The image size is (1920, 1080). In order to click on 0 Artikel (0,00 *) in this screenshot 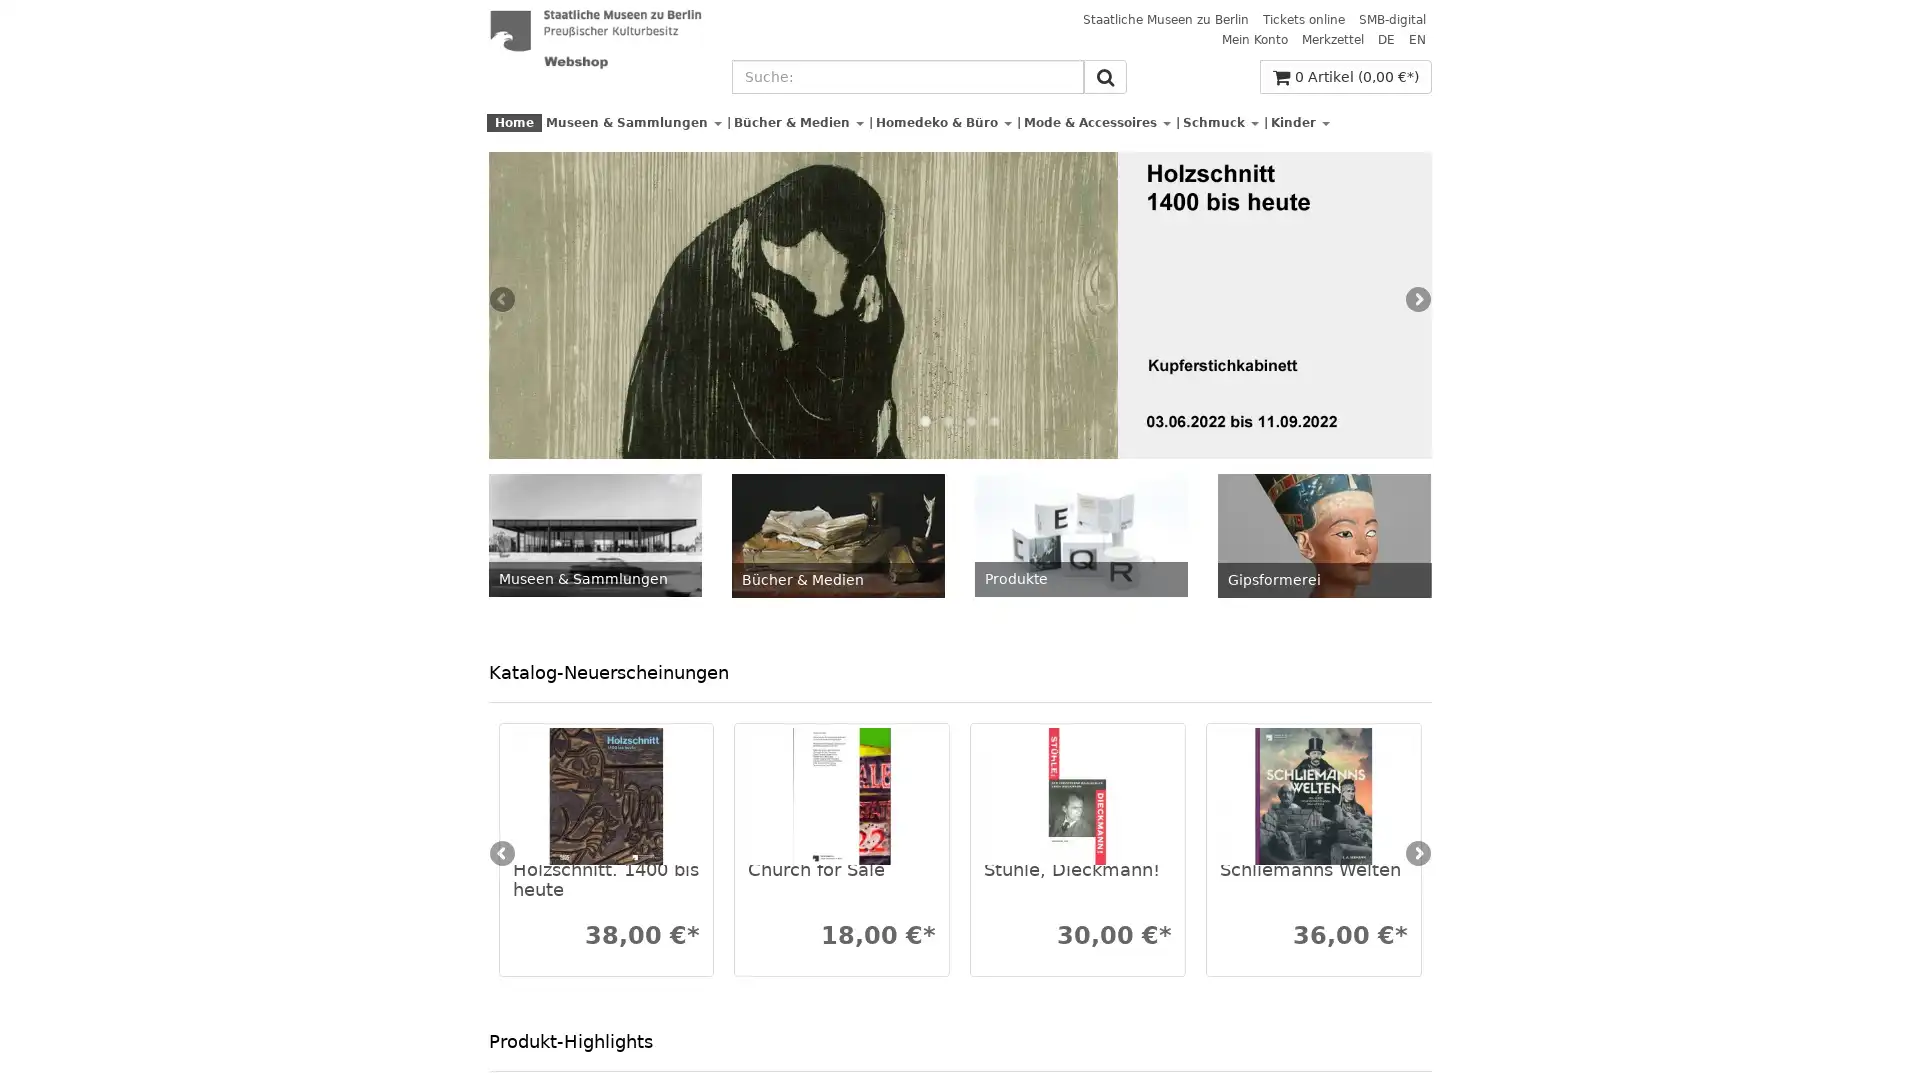, I will do `click(1344, 76)`.